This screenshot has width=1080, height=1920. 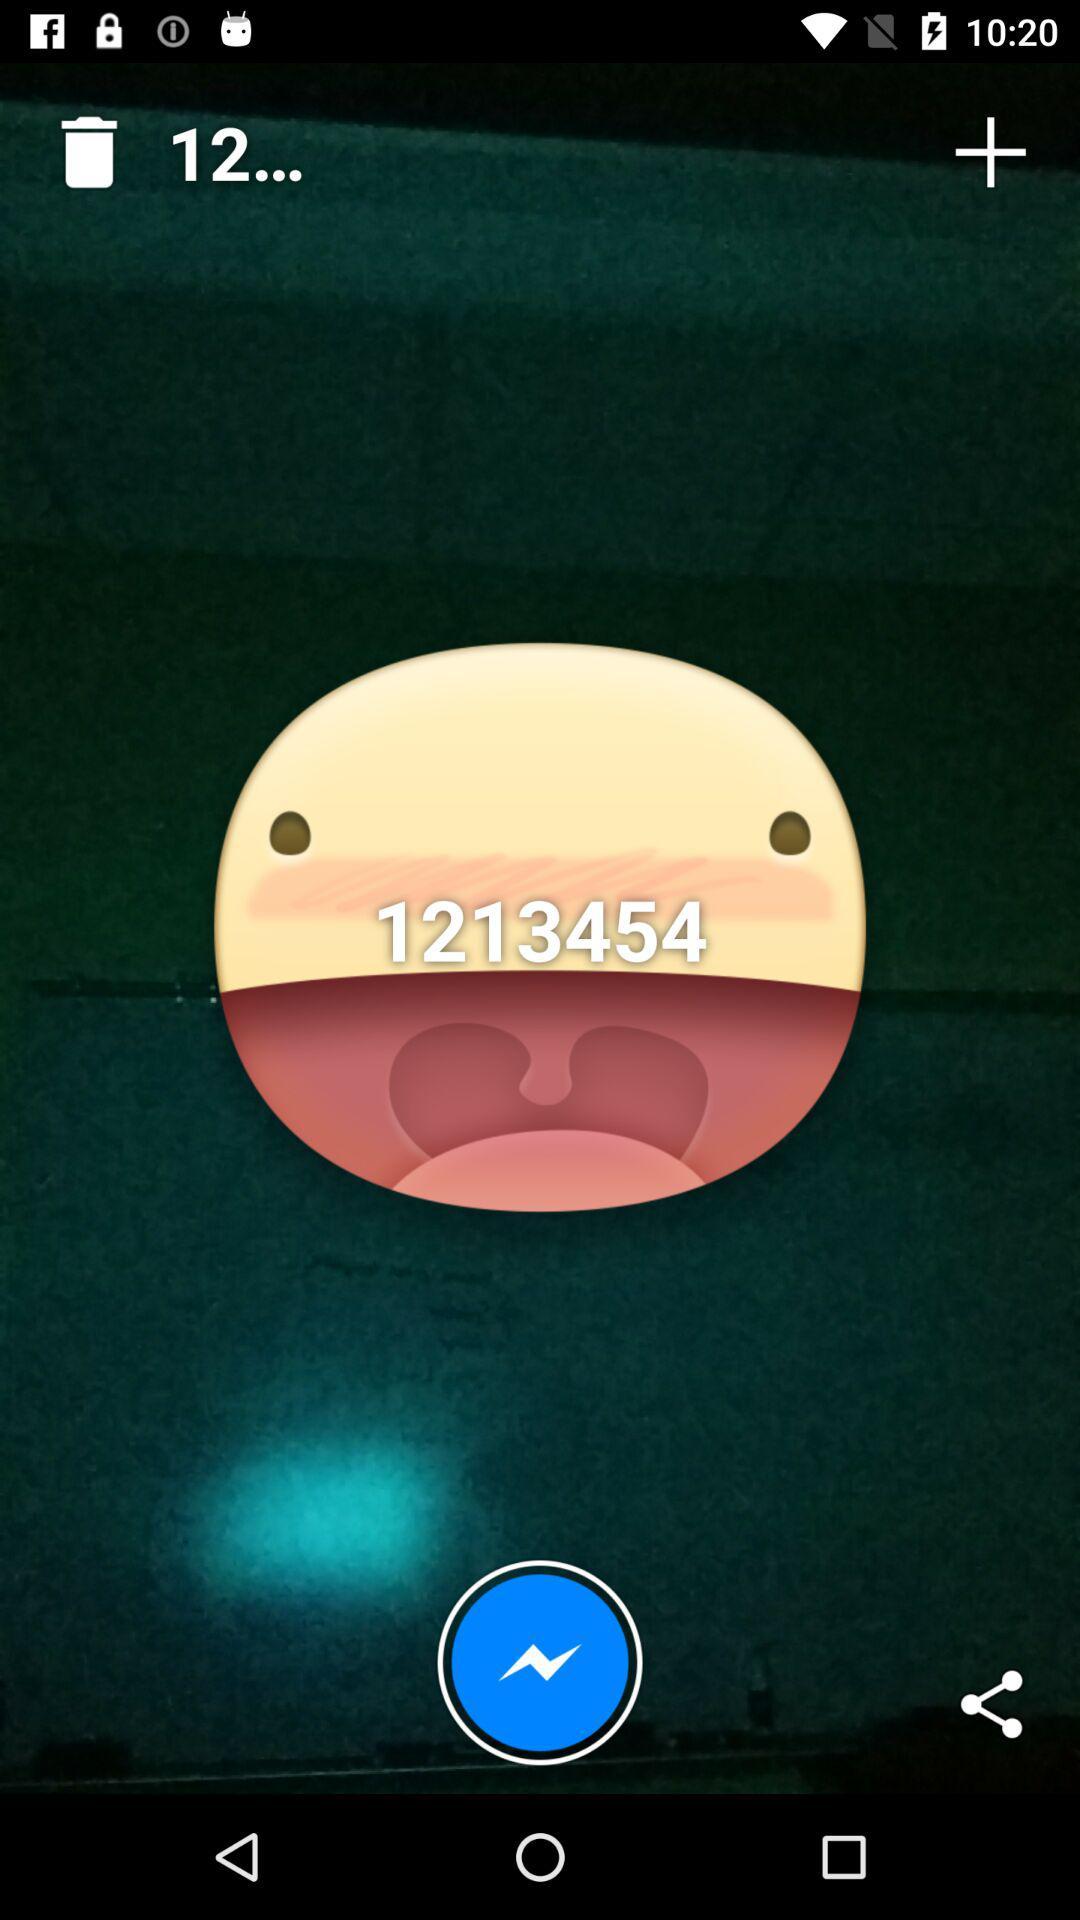 What do you see at coordinates (990, 151) in the screenshot?
I see `the add icon` at bounding box center [990, 151].